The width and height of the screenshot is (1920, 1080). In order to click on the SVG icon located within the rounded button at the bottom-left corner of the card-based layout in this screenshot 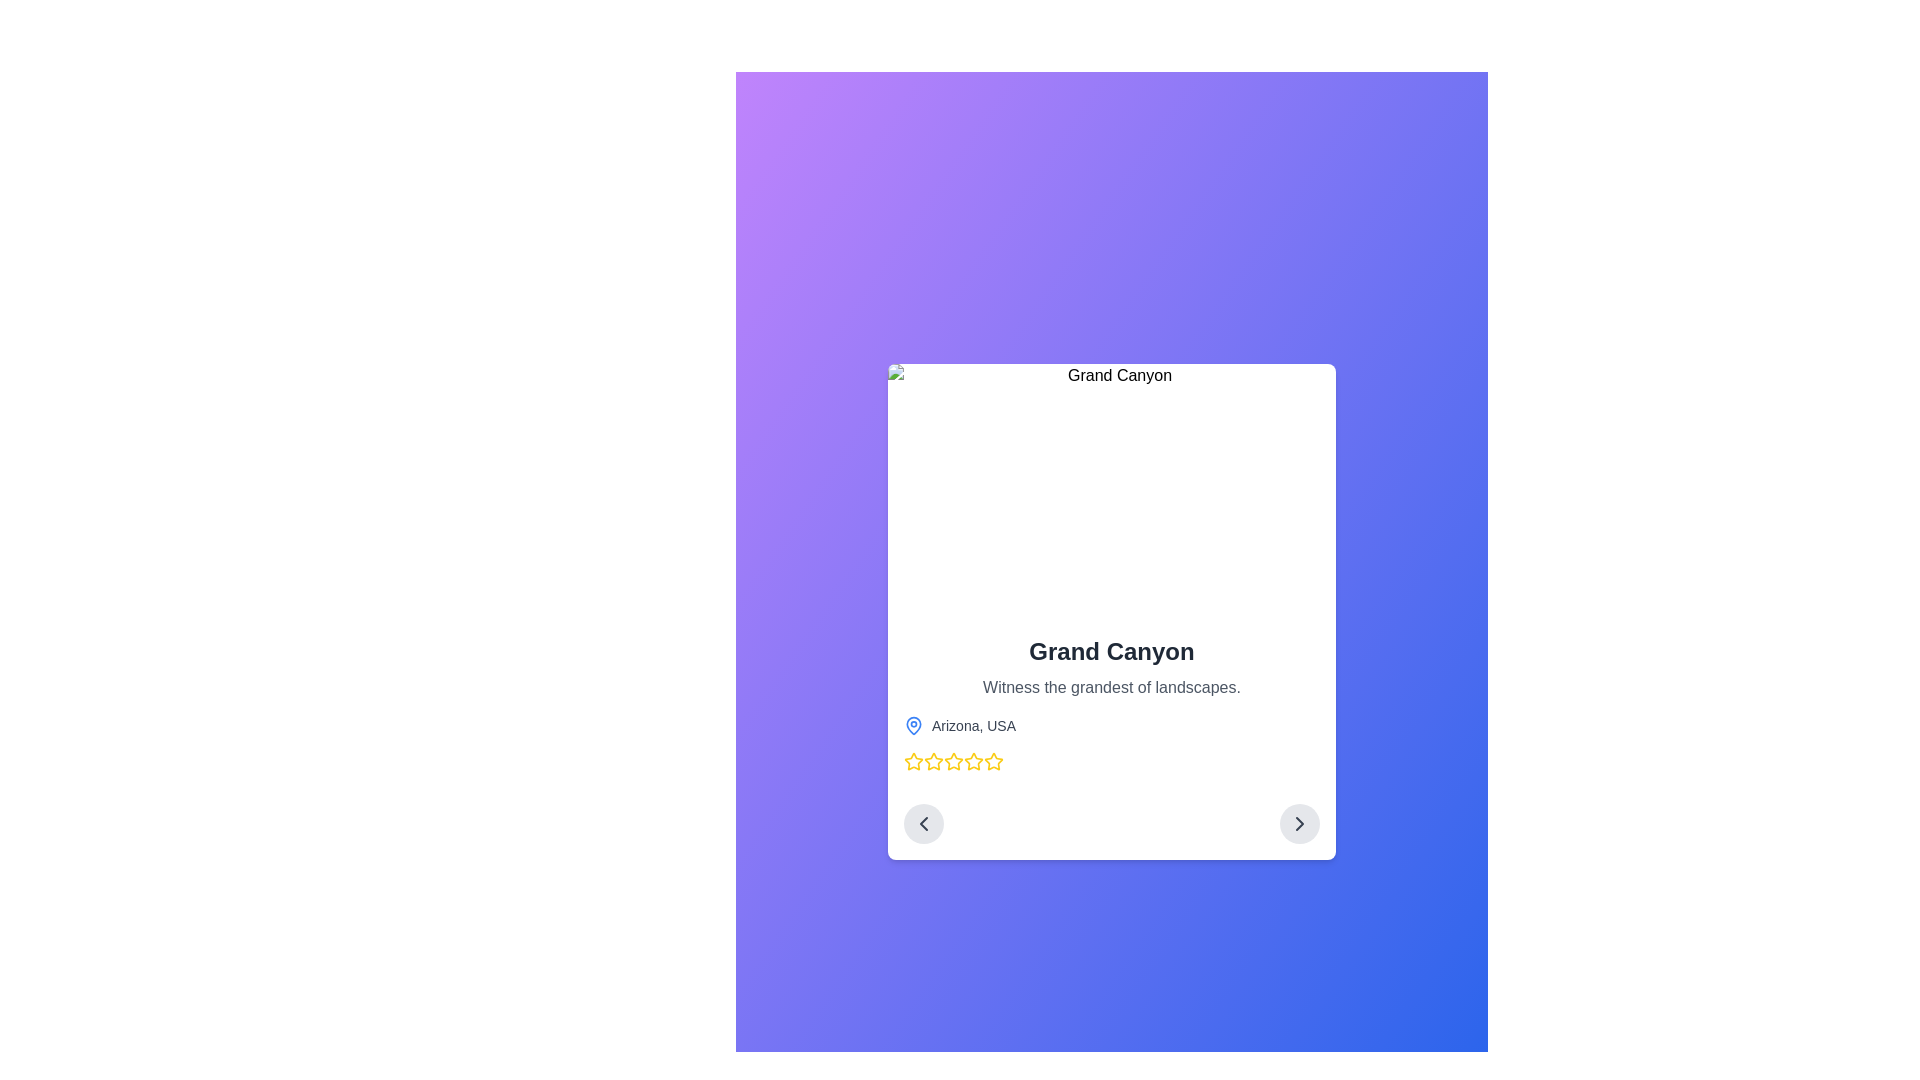, I will do `click(923, 824)`.